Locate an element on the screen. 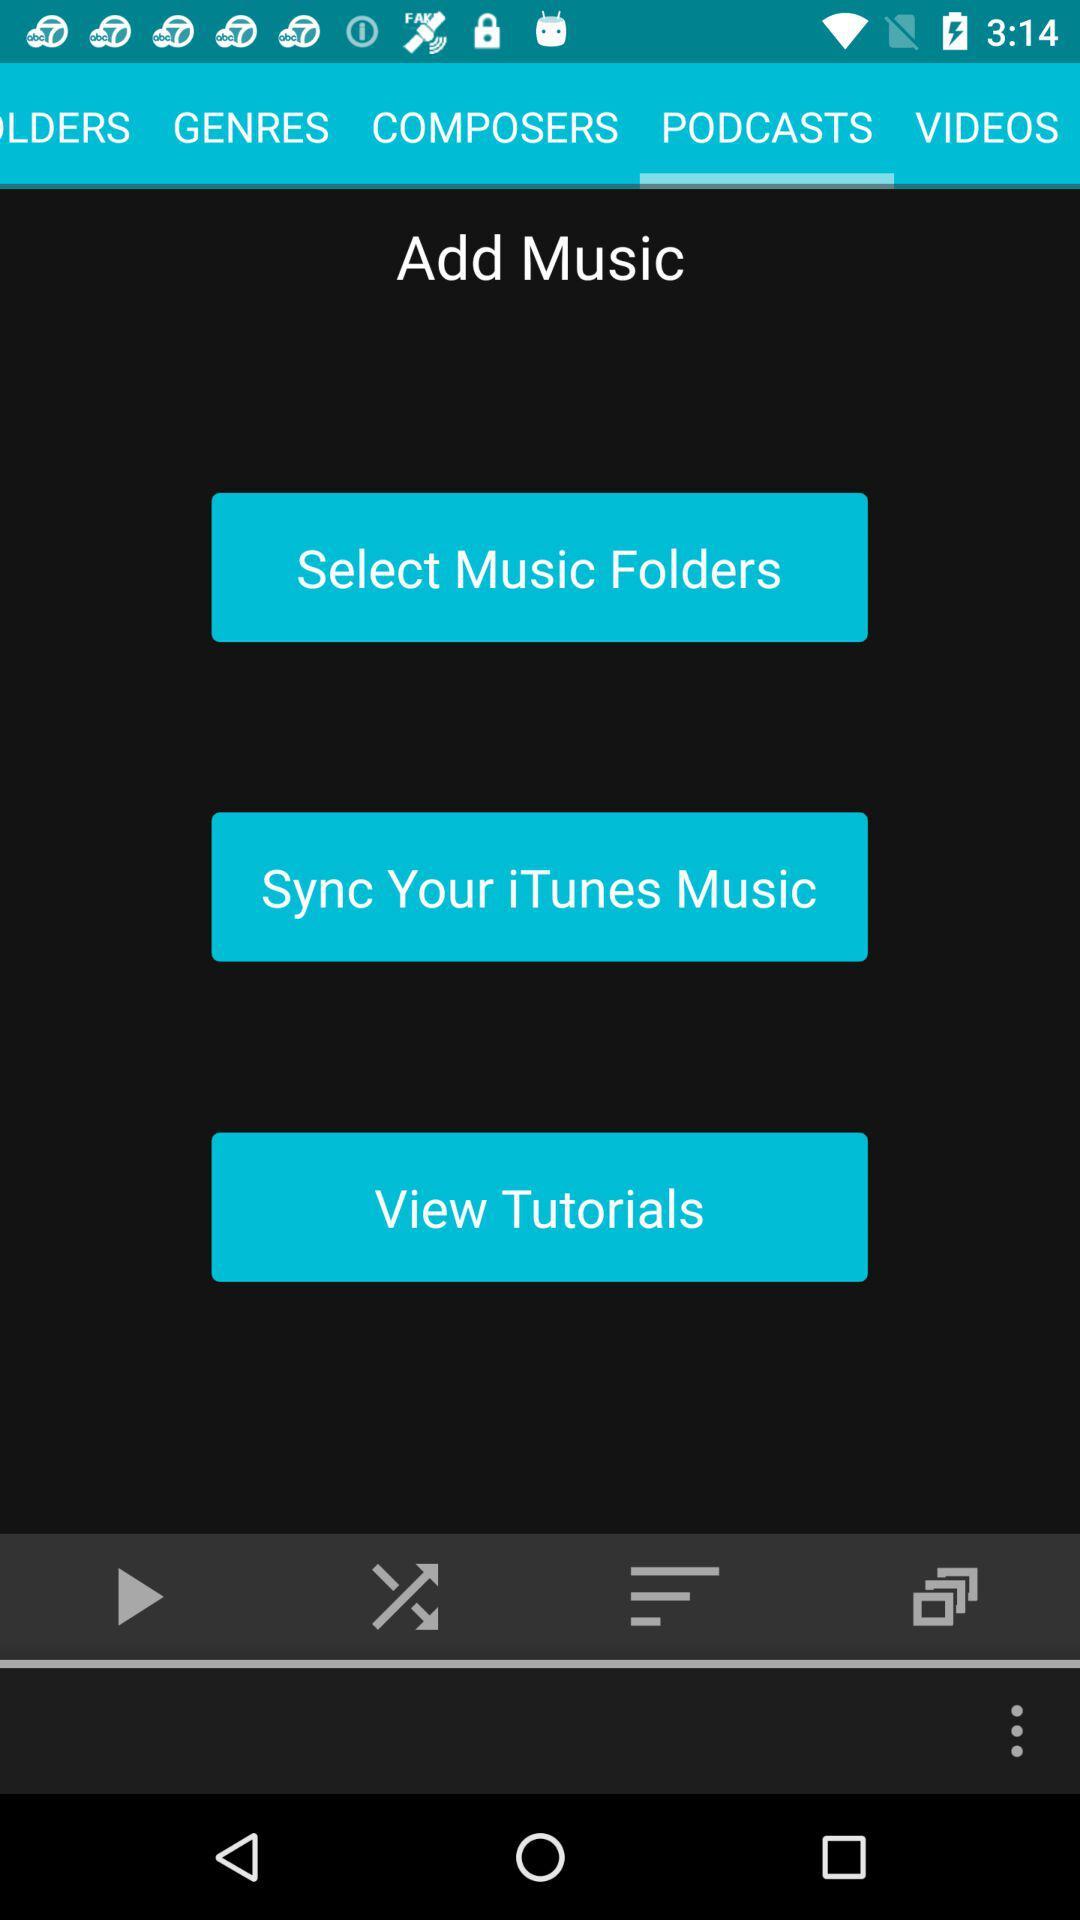  first button is located at coordinates (540, 566).